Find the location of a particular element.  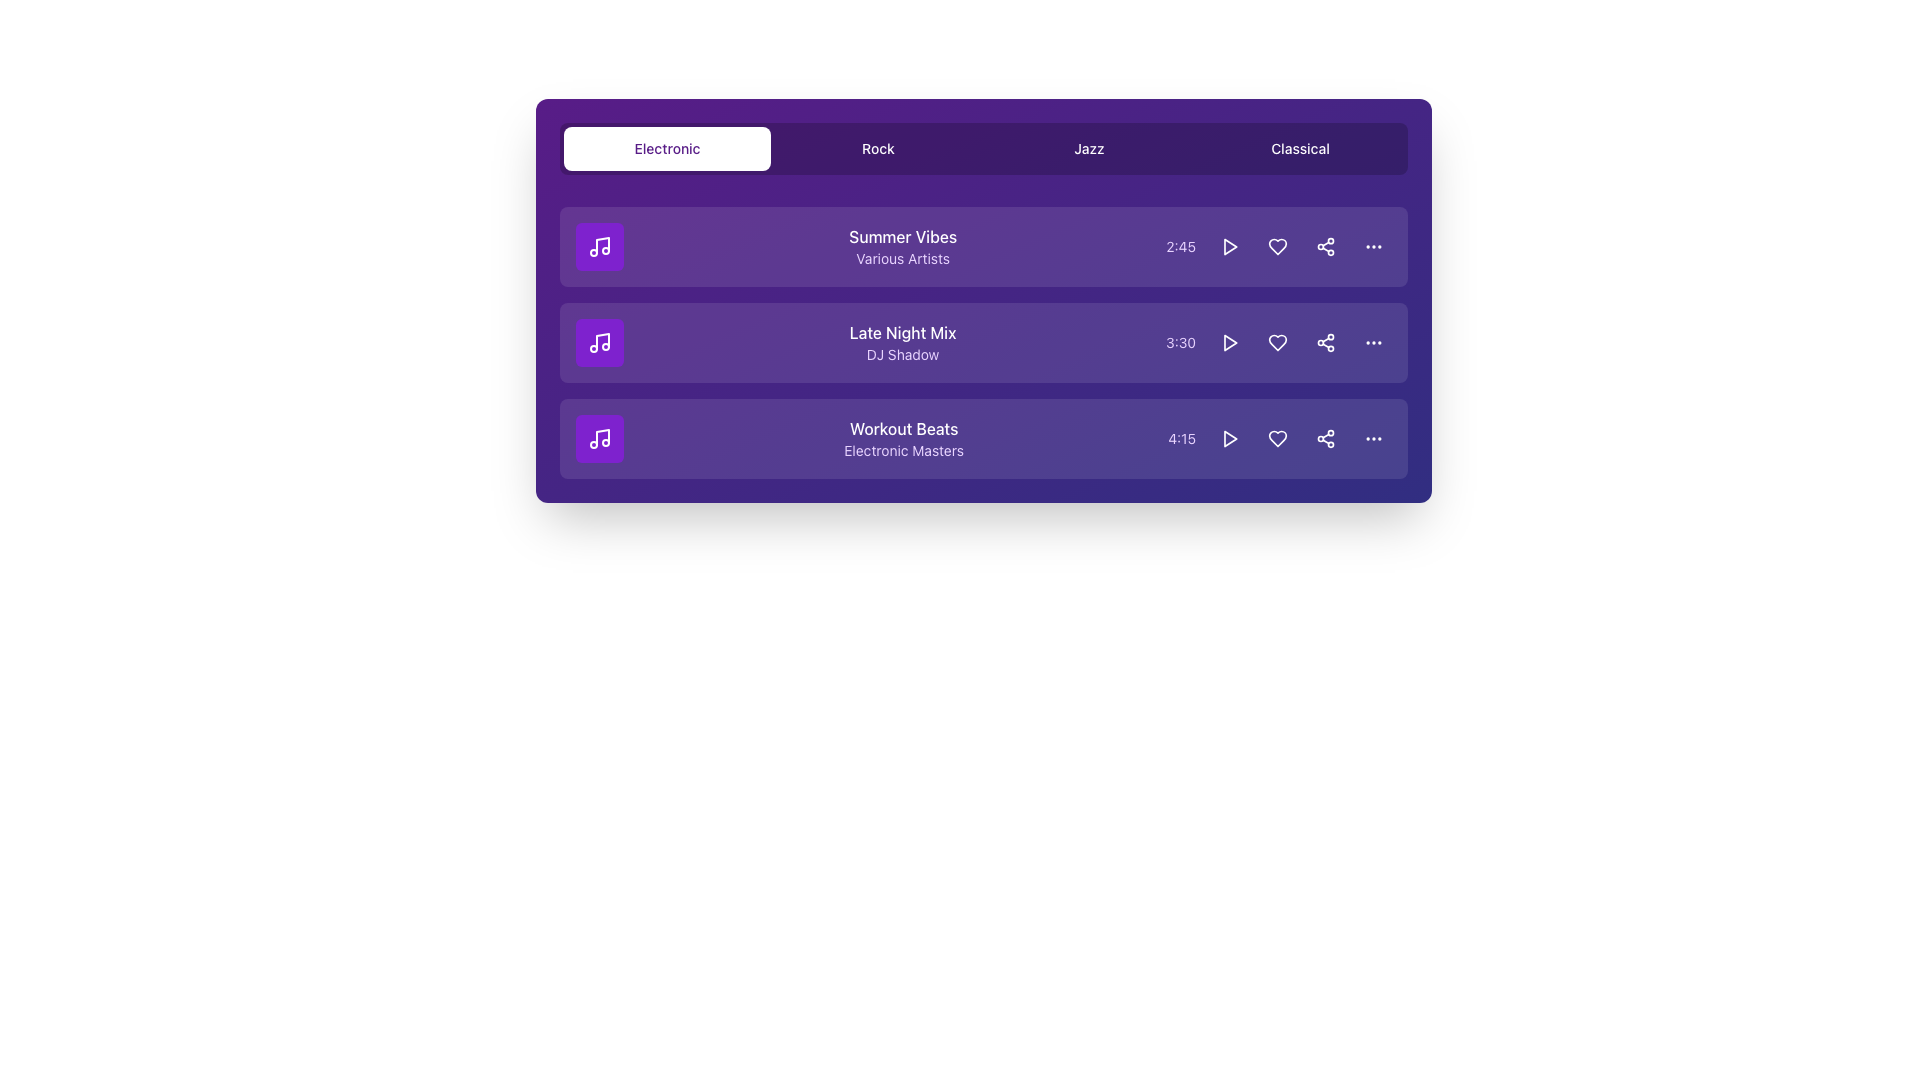

the music icon located is located at coordinates (599, 438).